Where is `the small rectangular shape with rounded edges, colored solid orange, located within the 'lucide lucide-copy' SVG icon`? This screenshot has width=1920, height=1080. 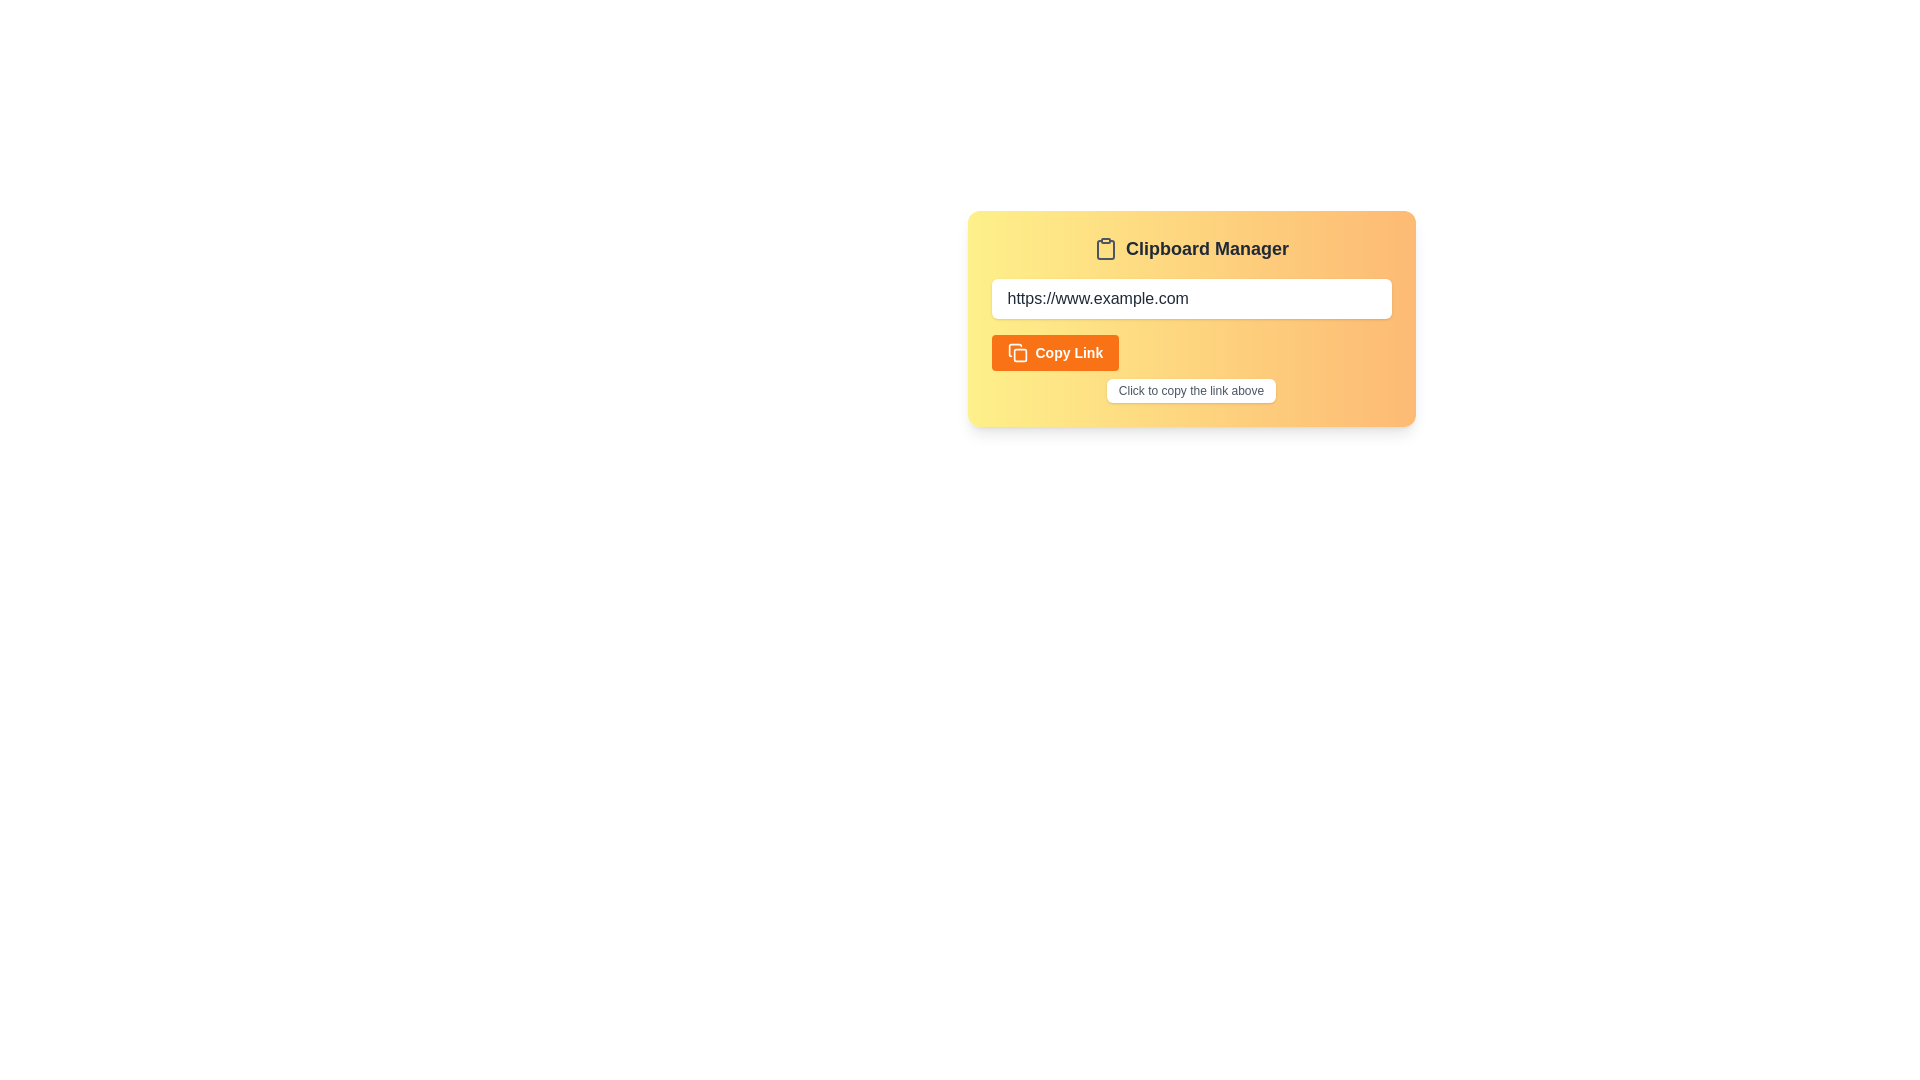
the small rectangular shape with rounded edges, colored solid orange, located within the 'lucide lucide-copy' SVG icon is located at coordinates (1019, 354).